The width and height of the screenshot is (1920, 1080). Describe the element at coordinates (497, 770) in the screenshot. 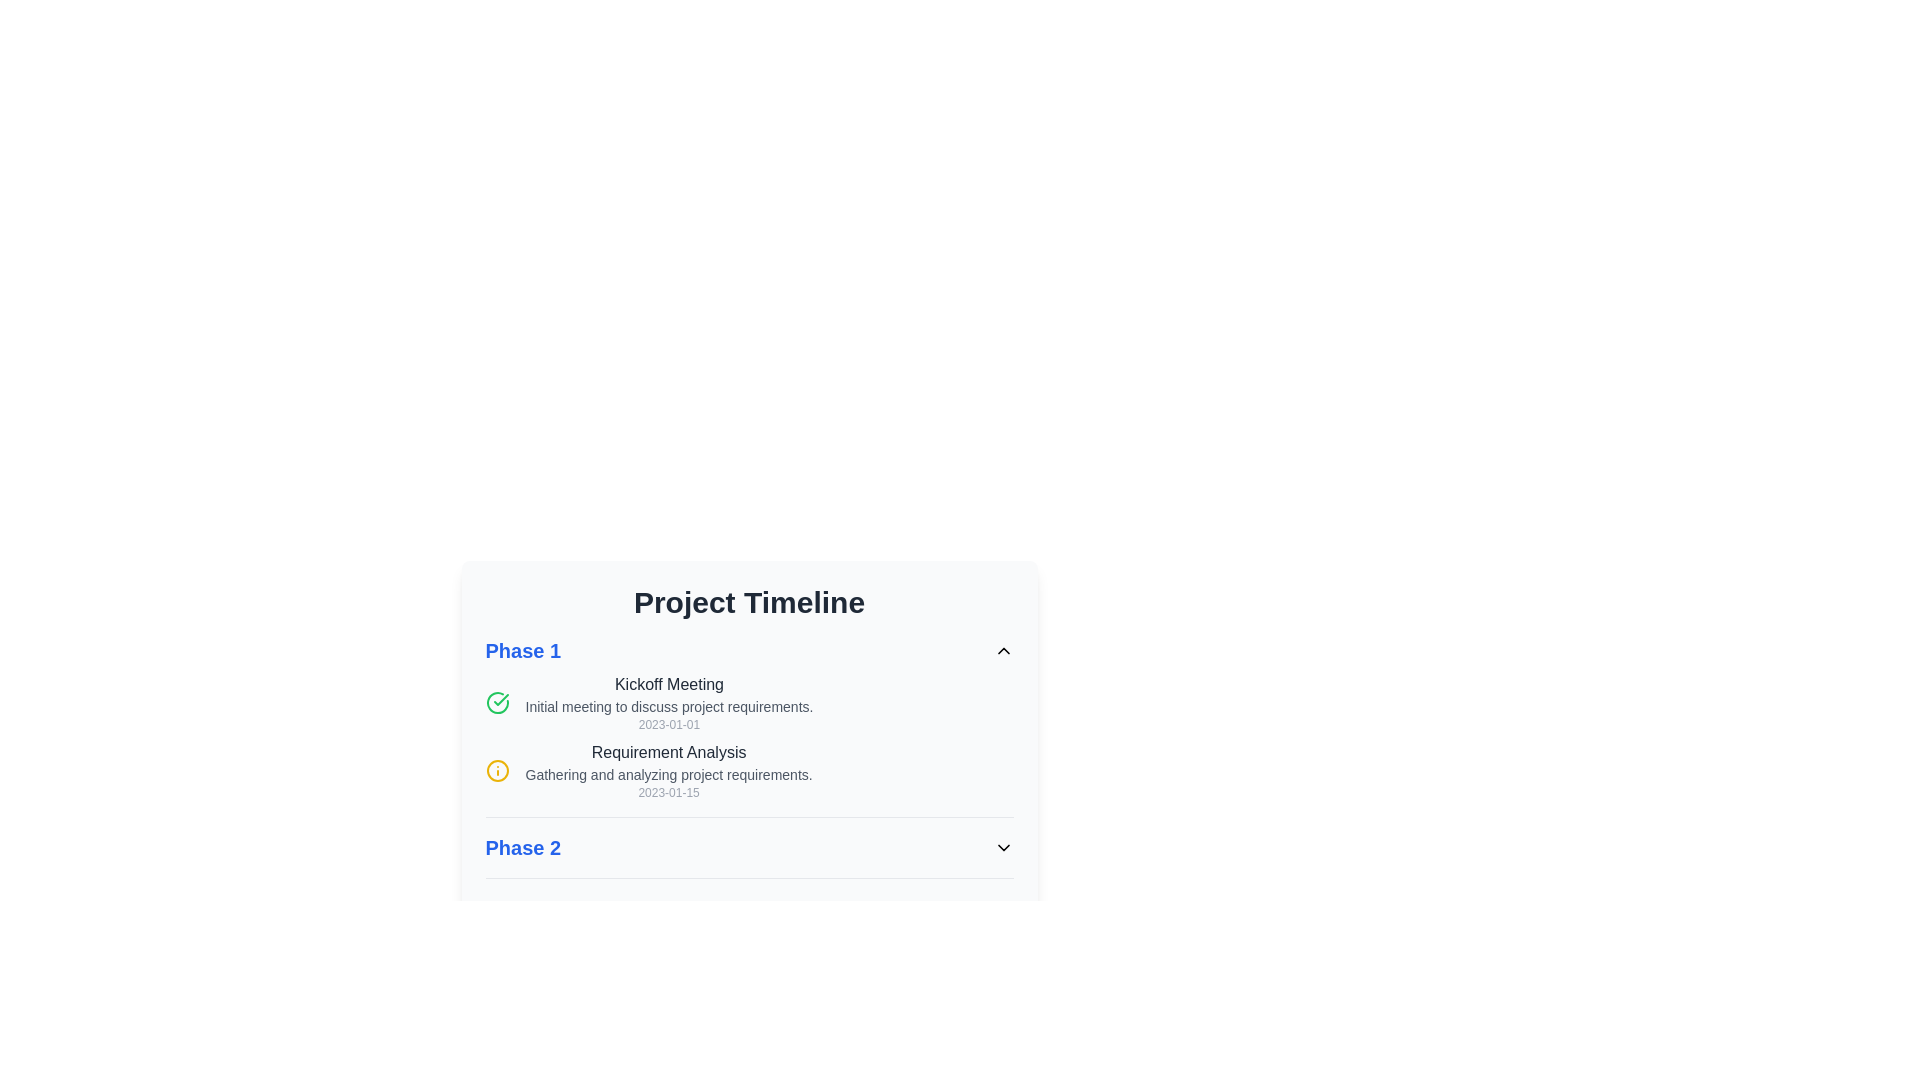

I see `the icon located to the immediate left of the text 'Requirement Analysis' in the 'Project Timeline' interface under 'Phase 1.'` at that location.